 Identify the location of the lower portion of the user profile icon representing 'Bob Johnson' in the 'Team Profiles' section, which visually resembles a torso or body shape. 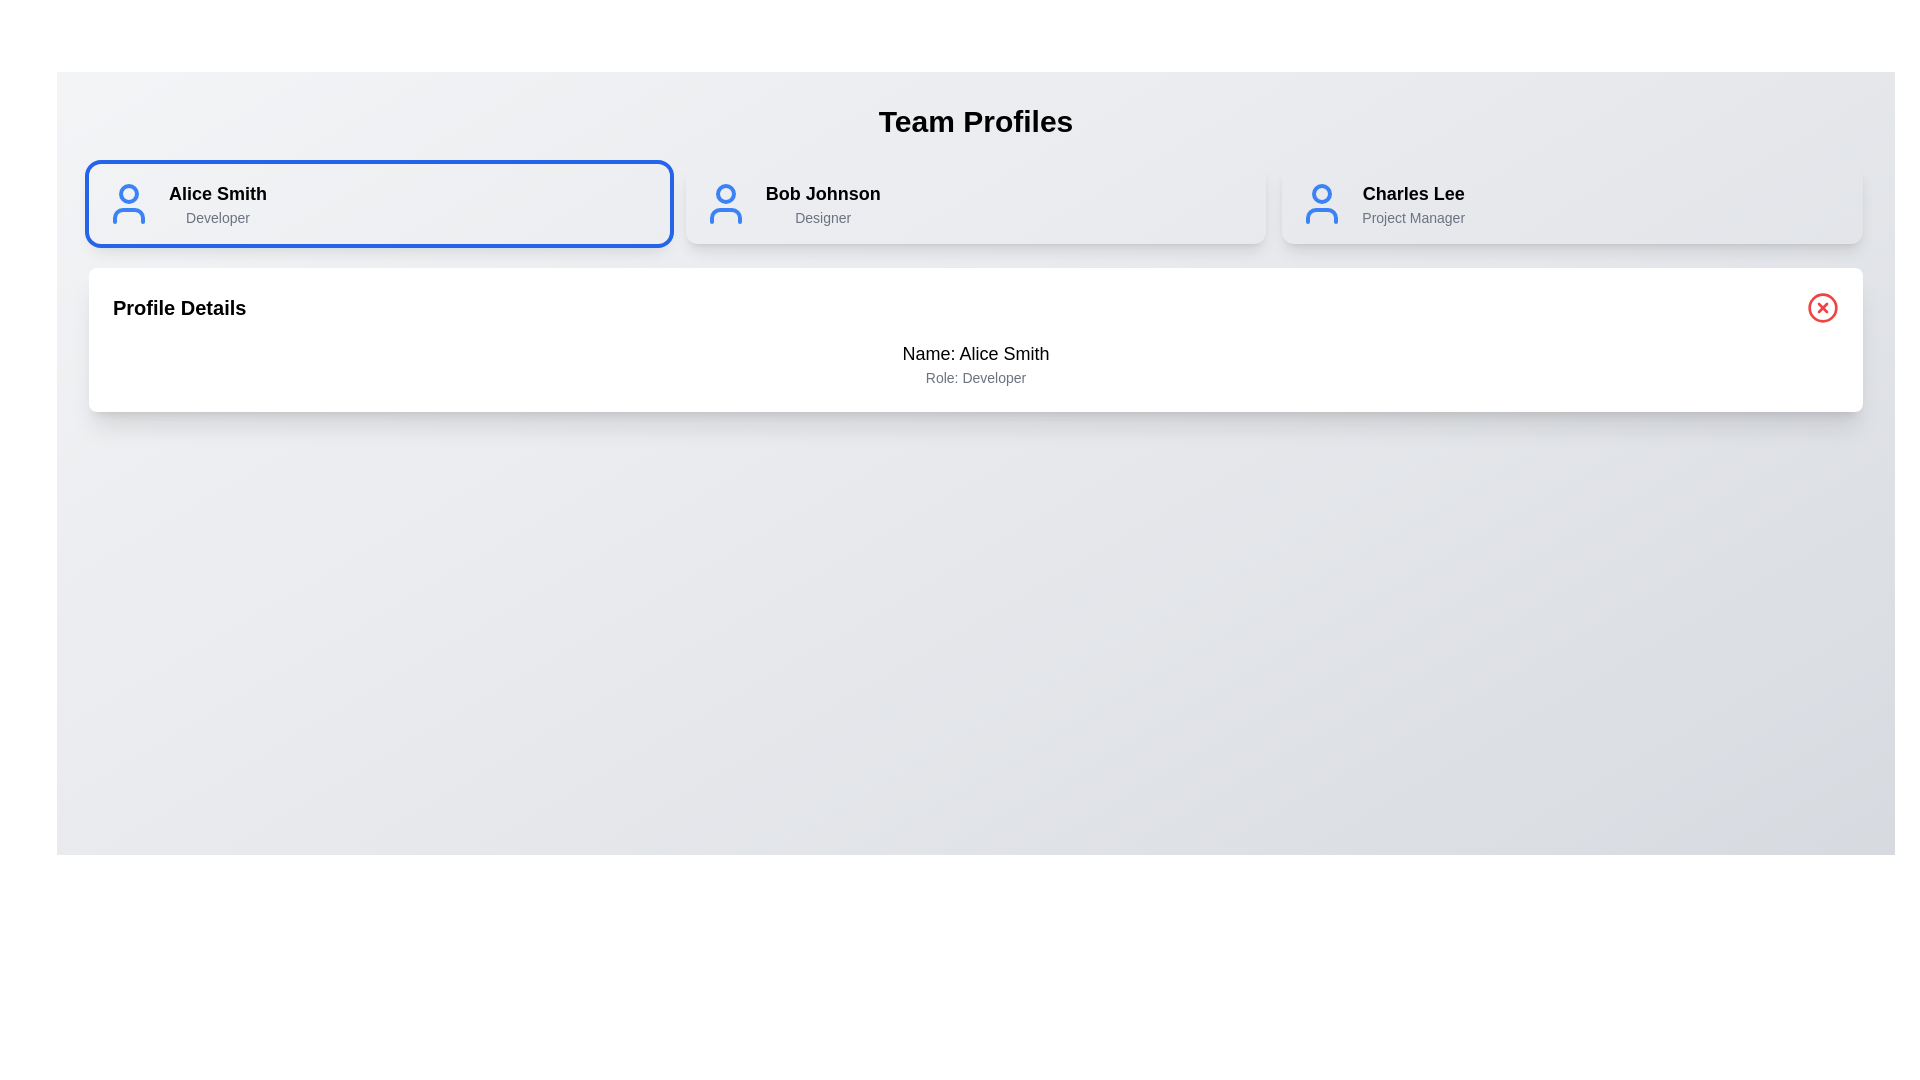
(724, 216).